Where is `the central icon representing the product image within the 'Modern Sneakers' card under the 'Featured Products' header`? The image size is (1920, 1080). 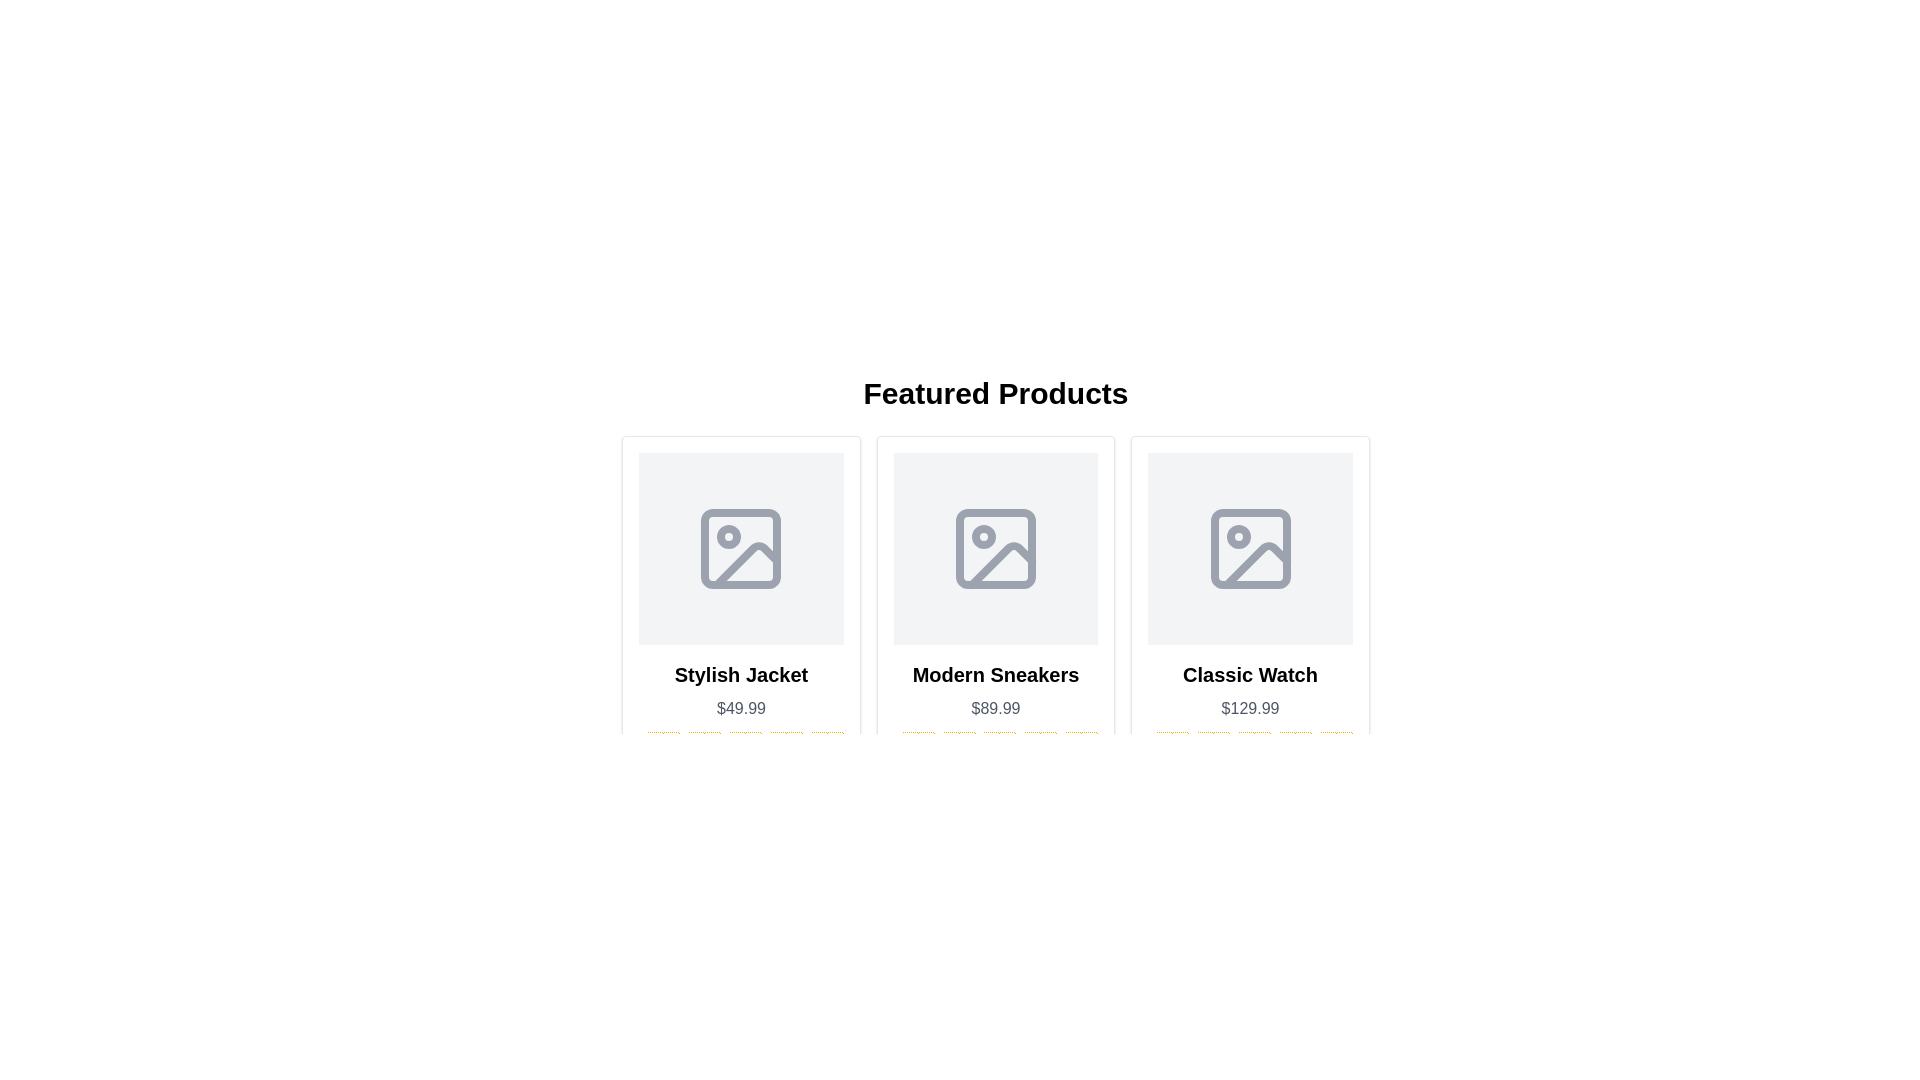
the central icon representing the product image within the 'Modern Sneakers' card under the 'Featured Products' header is located at coordinates (996, 548).